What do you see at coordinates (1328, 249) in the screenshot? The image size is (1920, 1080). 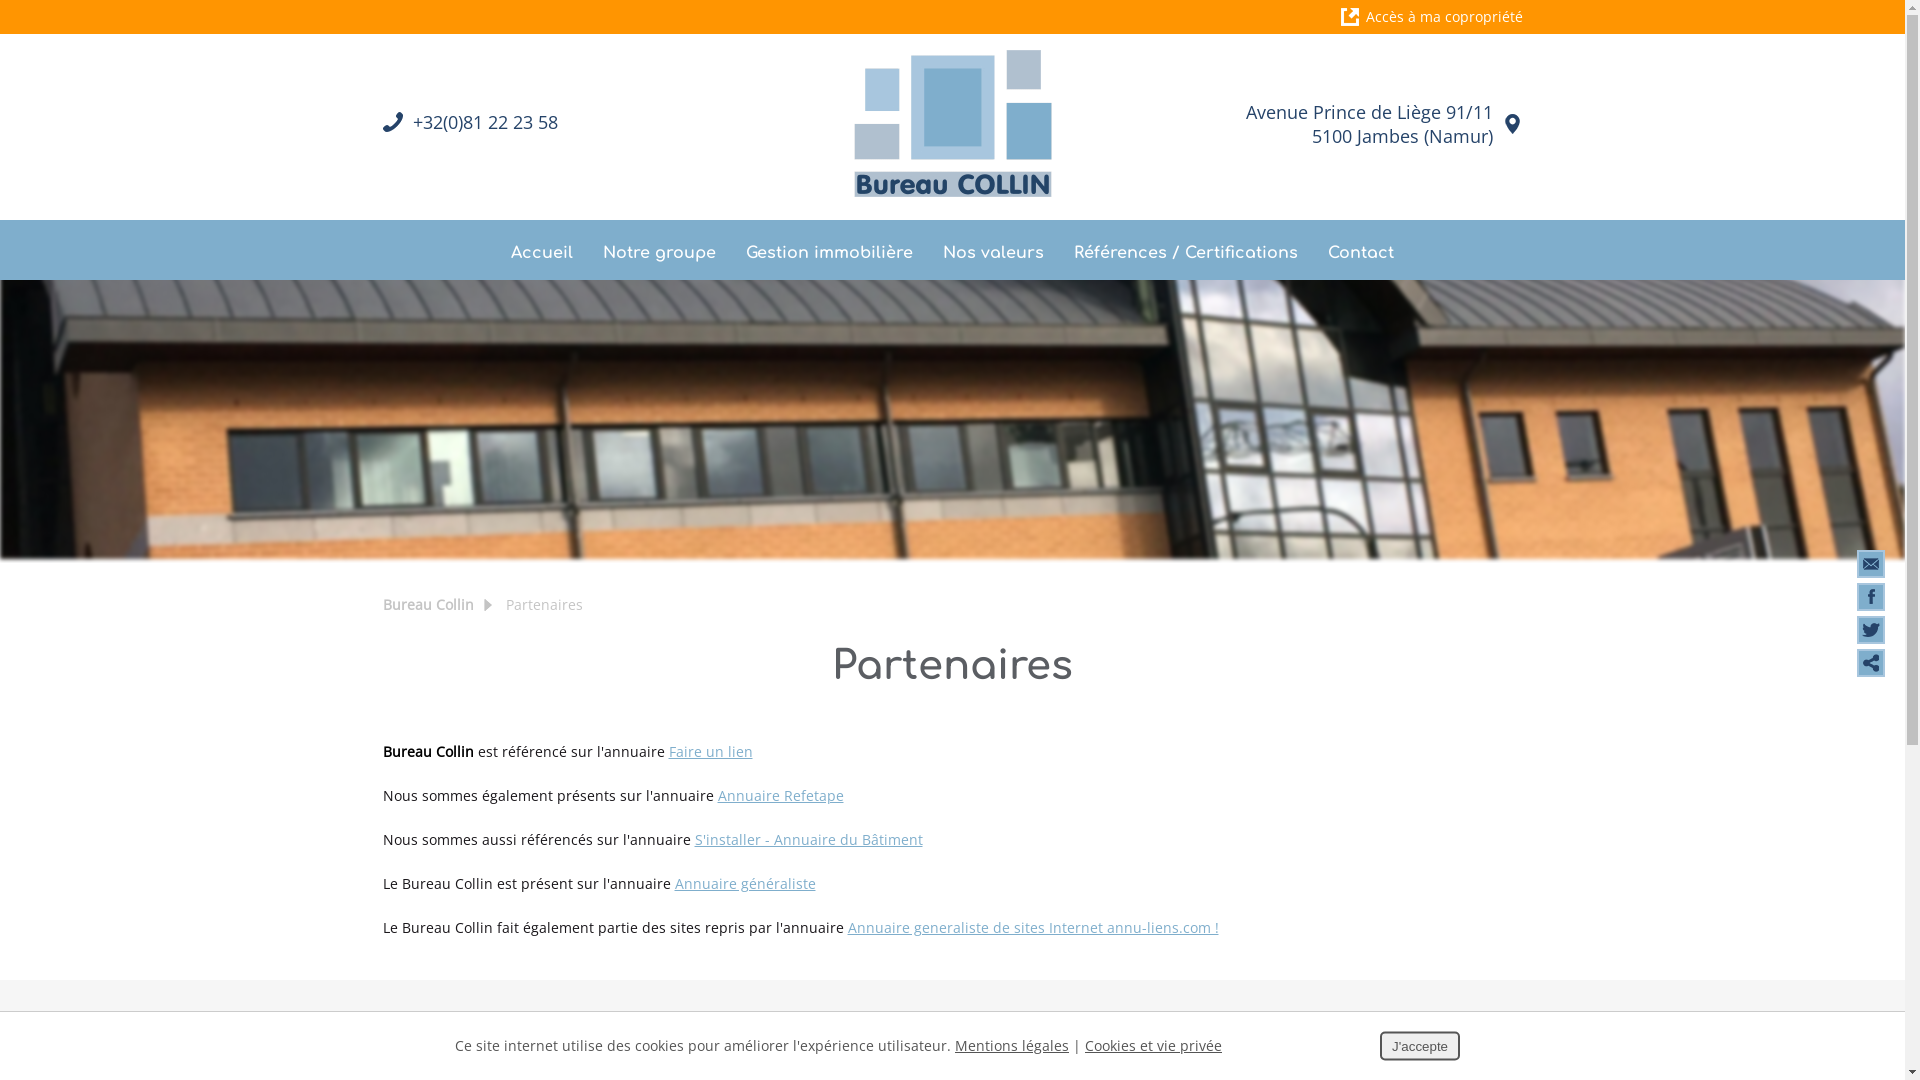 I see `'Contact'` at bounding box center [1328, 249].